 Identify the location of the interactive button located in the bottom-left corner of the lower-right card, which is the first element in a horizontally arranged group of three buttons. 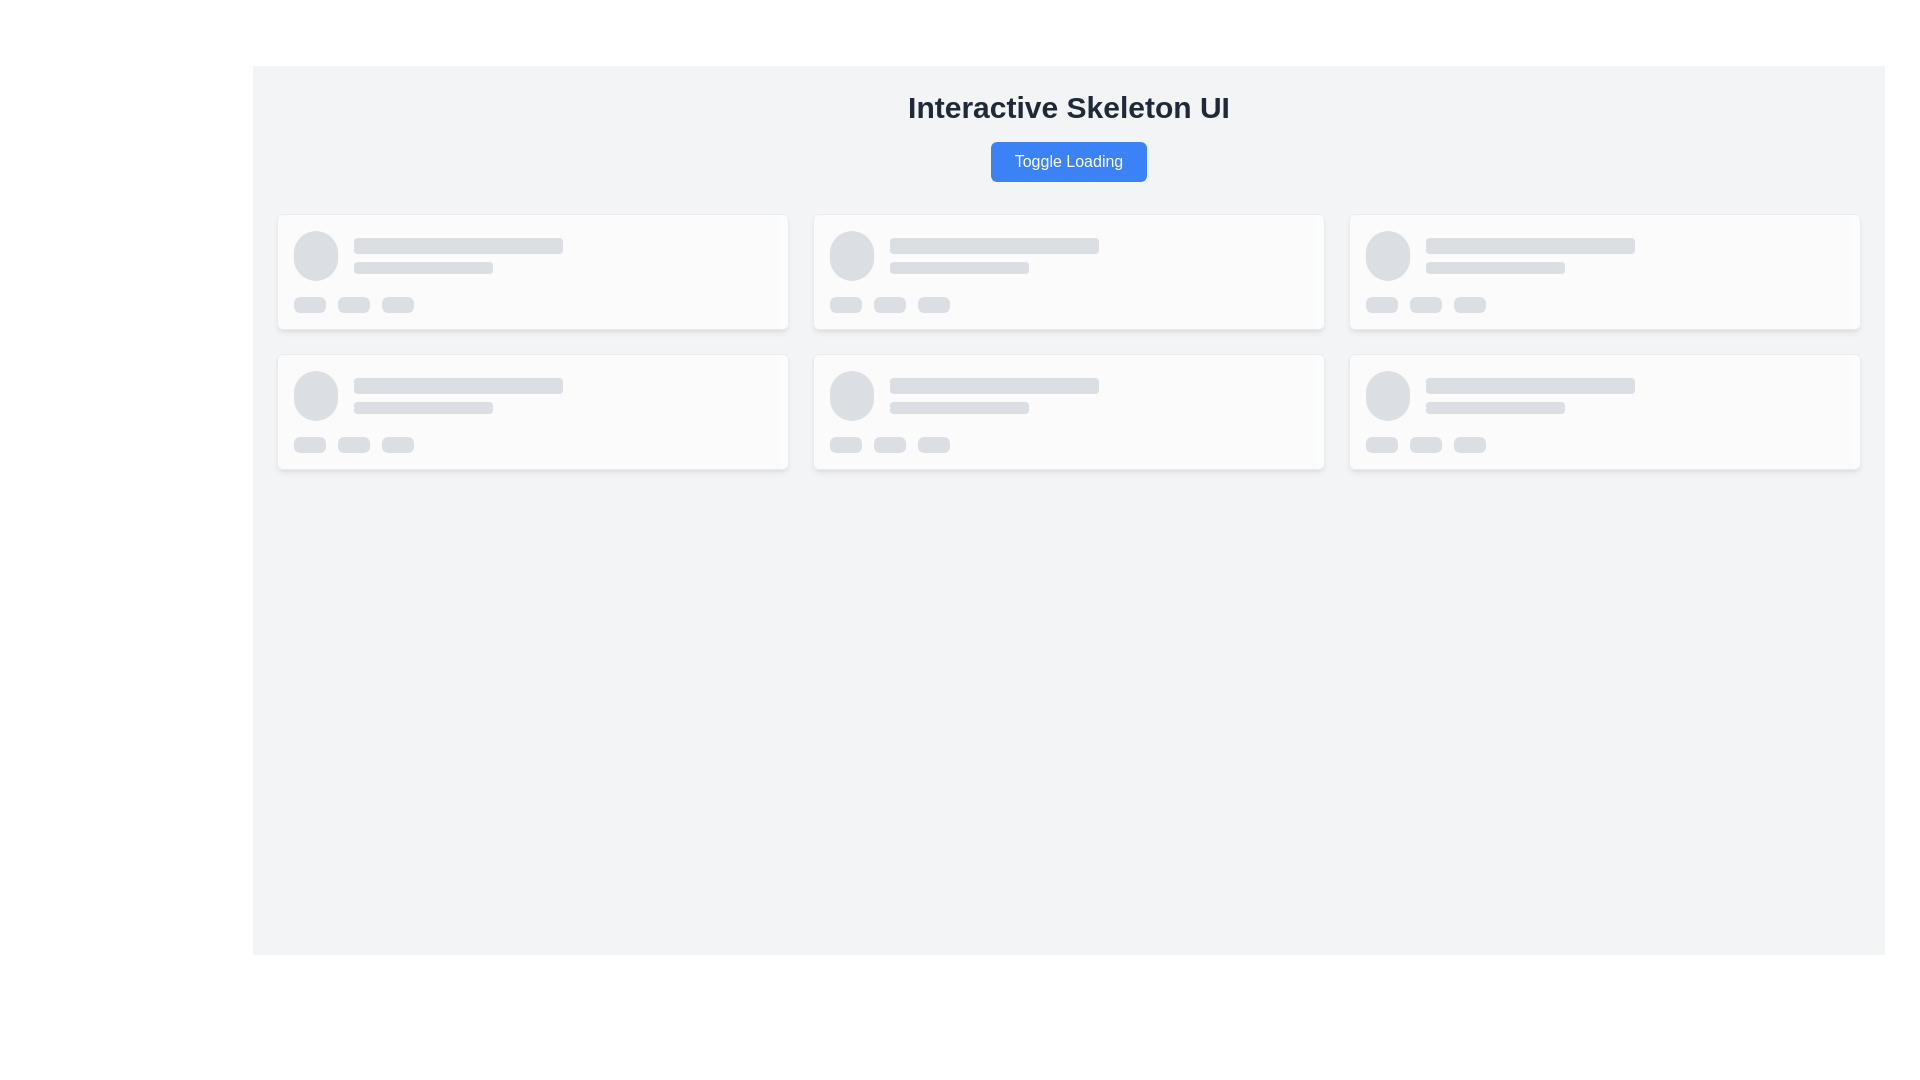
(845, 443).